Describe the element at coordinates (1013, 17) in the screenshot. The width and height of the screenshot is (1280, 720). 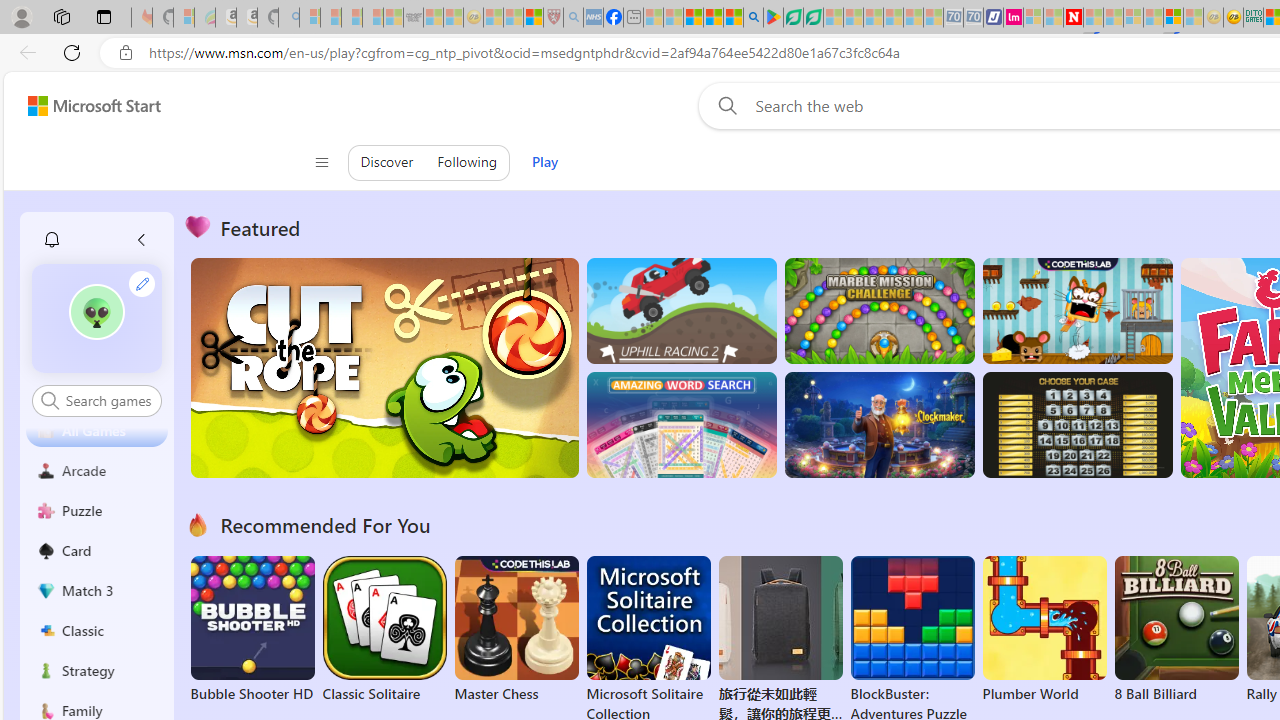
I see `'Jobs - lastminute.com Investor Portal'` at that location.